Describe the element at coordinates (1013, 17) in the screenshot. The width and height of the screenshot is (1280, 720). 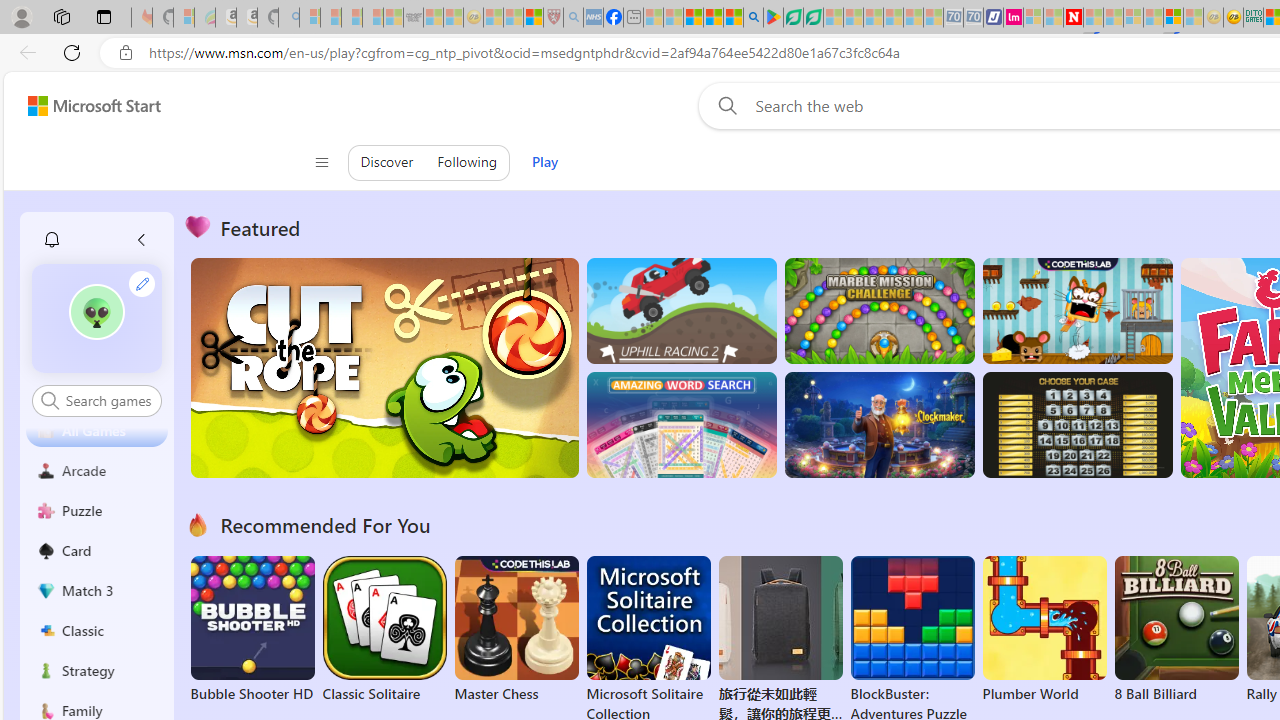
I see `'Jobs - lastminute.com Investor Portal'` at that location.